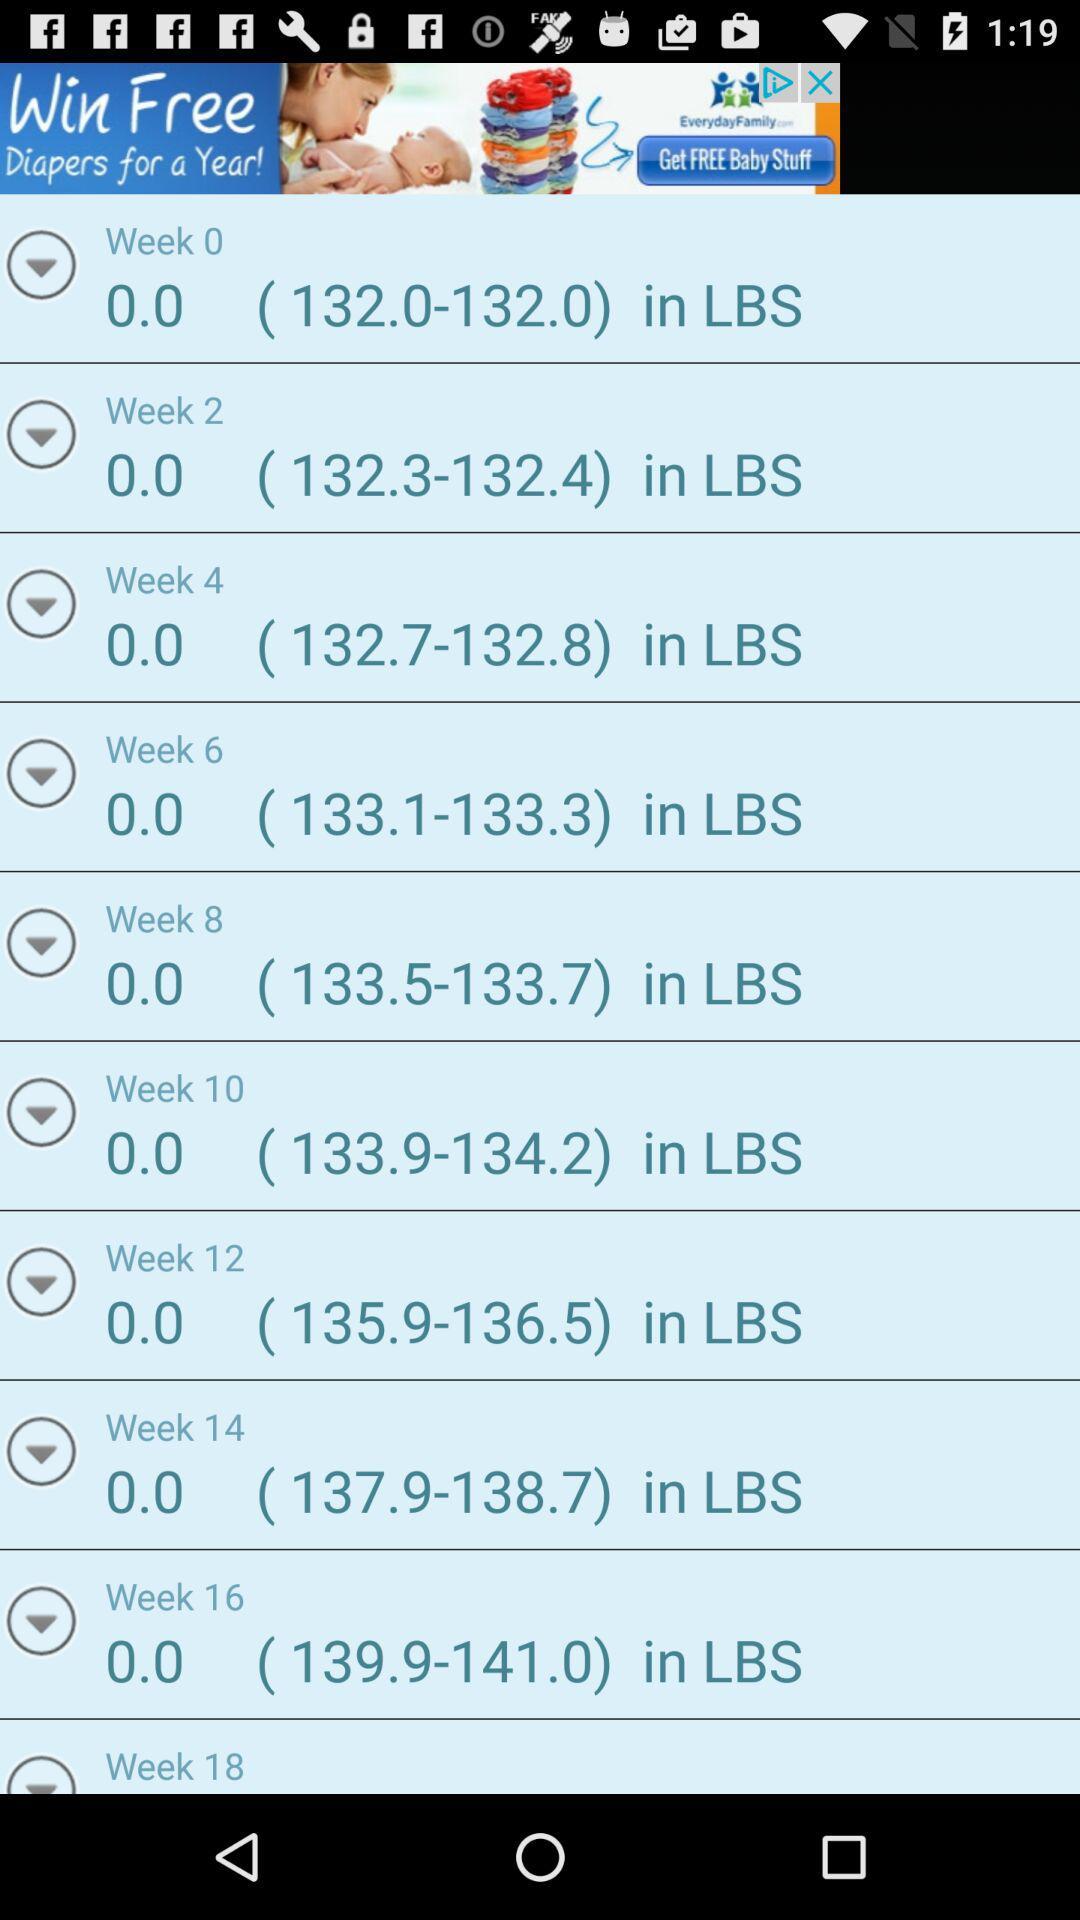  I want to click on show advertisement, so click(419, 127).